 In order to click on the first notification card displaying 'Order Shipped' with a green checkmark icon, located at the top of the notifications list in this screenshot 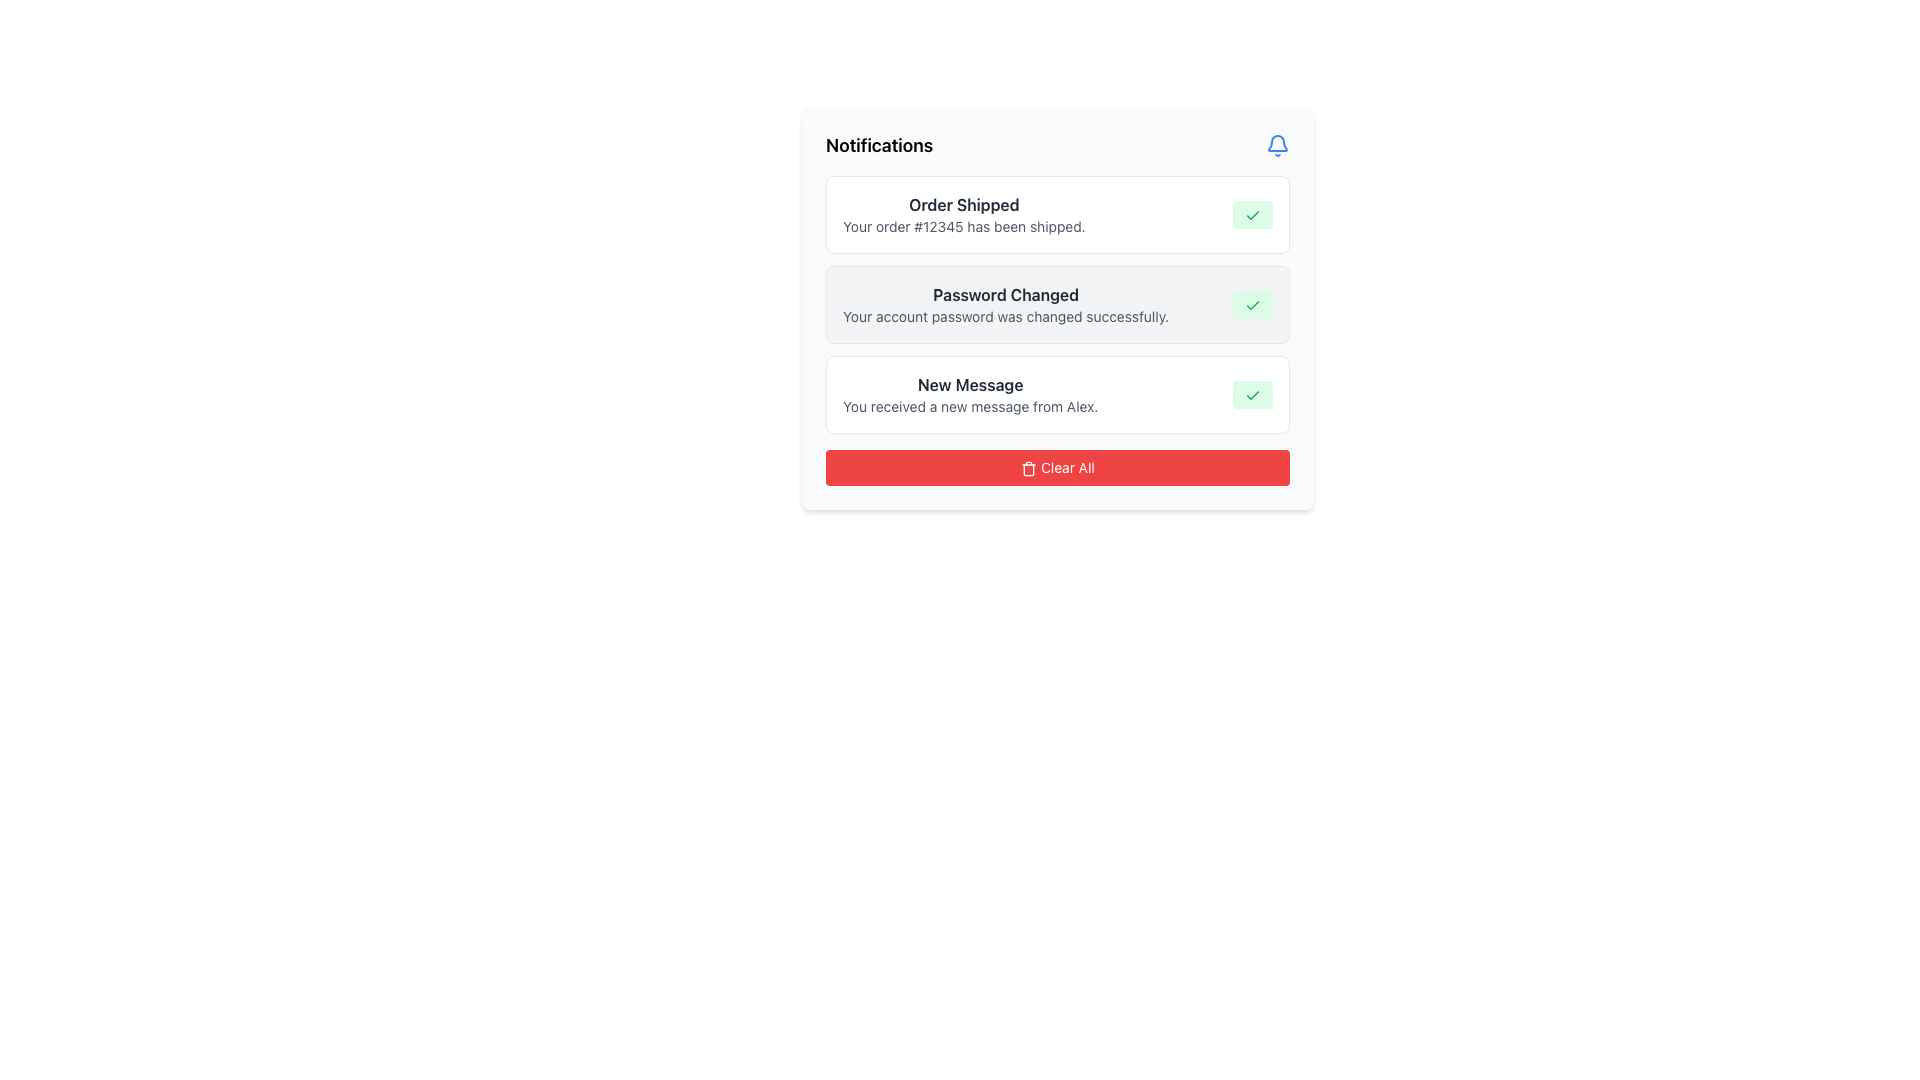, I will do `click(1056, 215)`.